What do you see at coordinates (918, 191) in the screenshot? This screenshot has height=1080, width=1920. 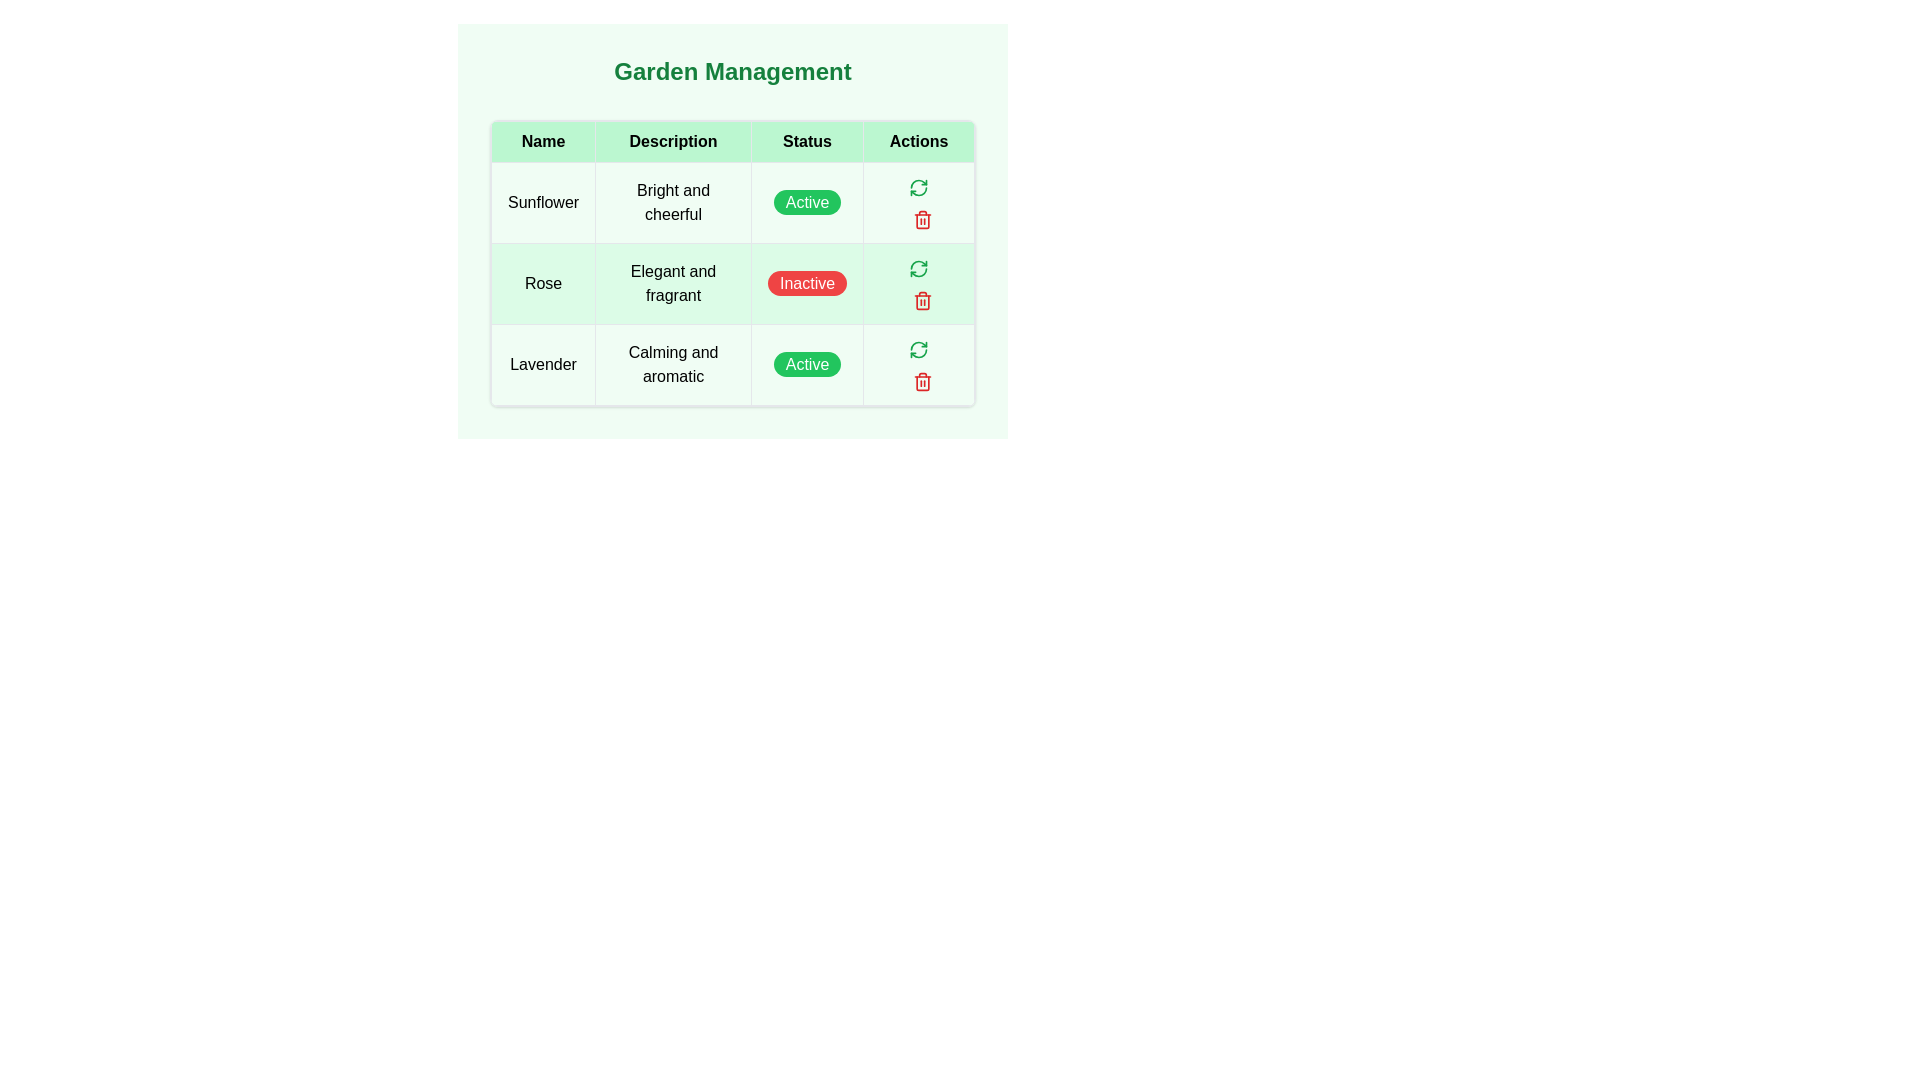 I see `the refresh icon in the 'Actions' column of the second row for 'Rose', which is currently marked as 'Inactive'` at bounding box center [918, 191].